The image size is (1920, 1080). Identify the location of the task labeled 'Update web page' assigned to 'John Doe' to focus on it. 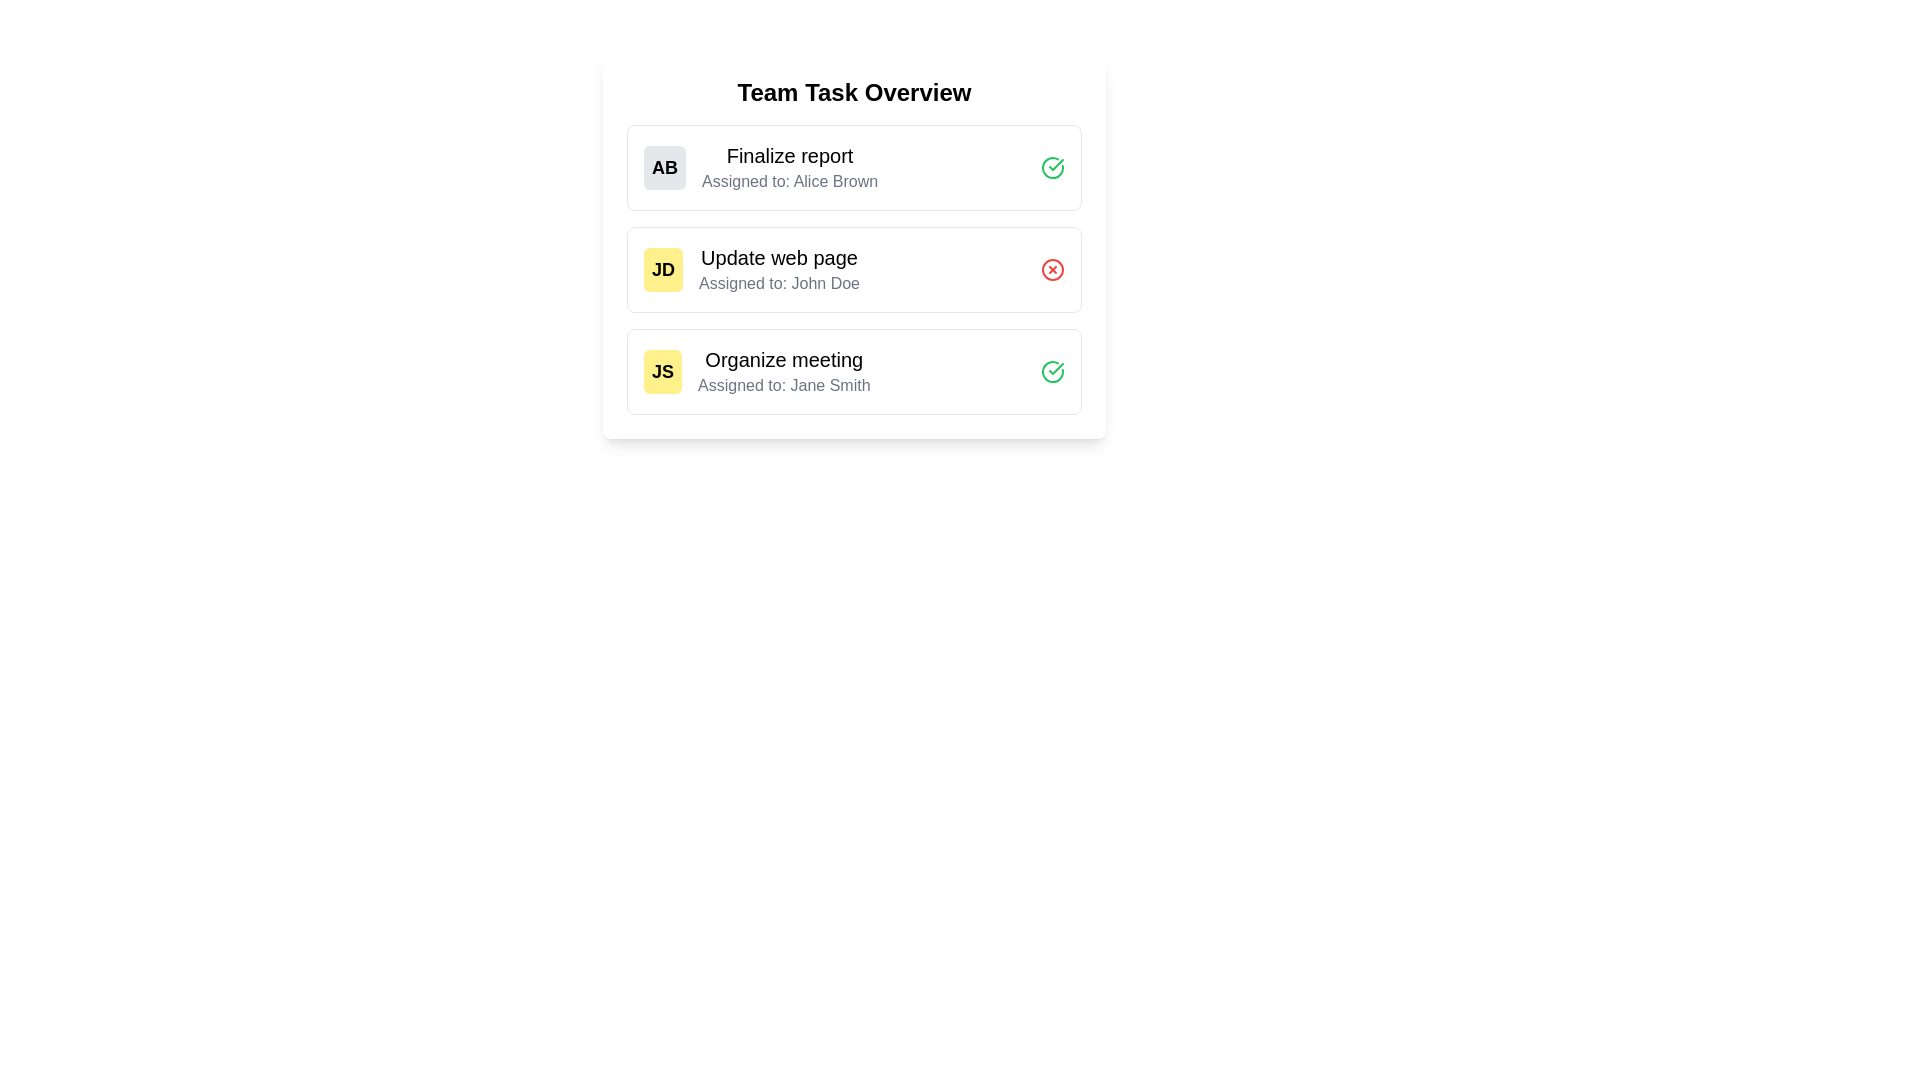
(854, 270).